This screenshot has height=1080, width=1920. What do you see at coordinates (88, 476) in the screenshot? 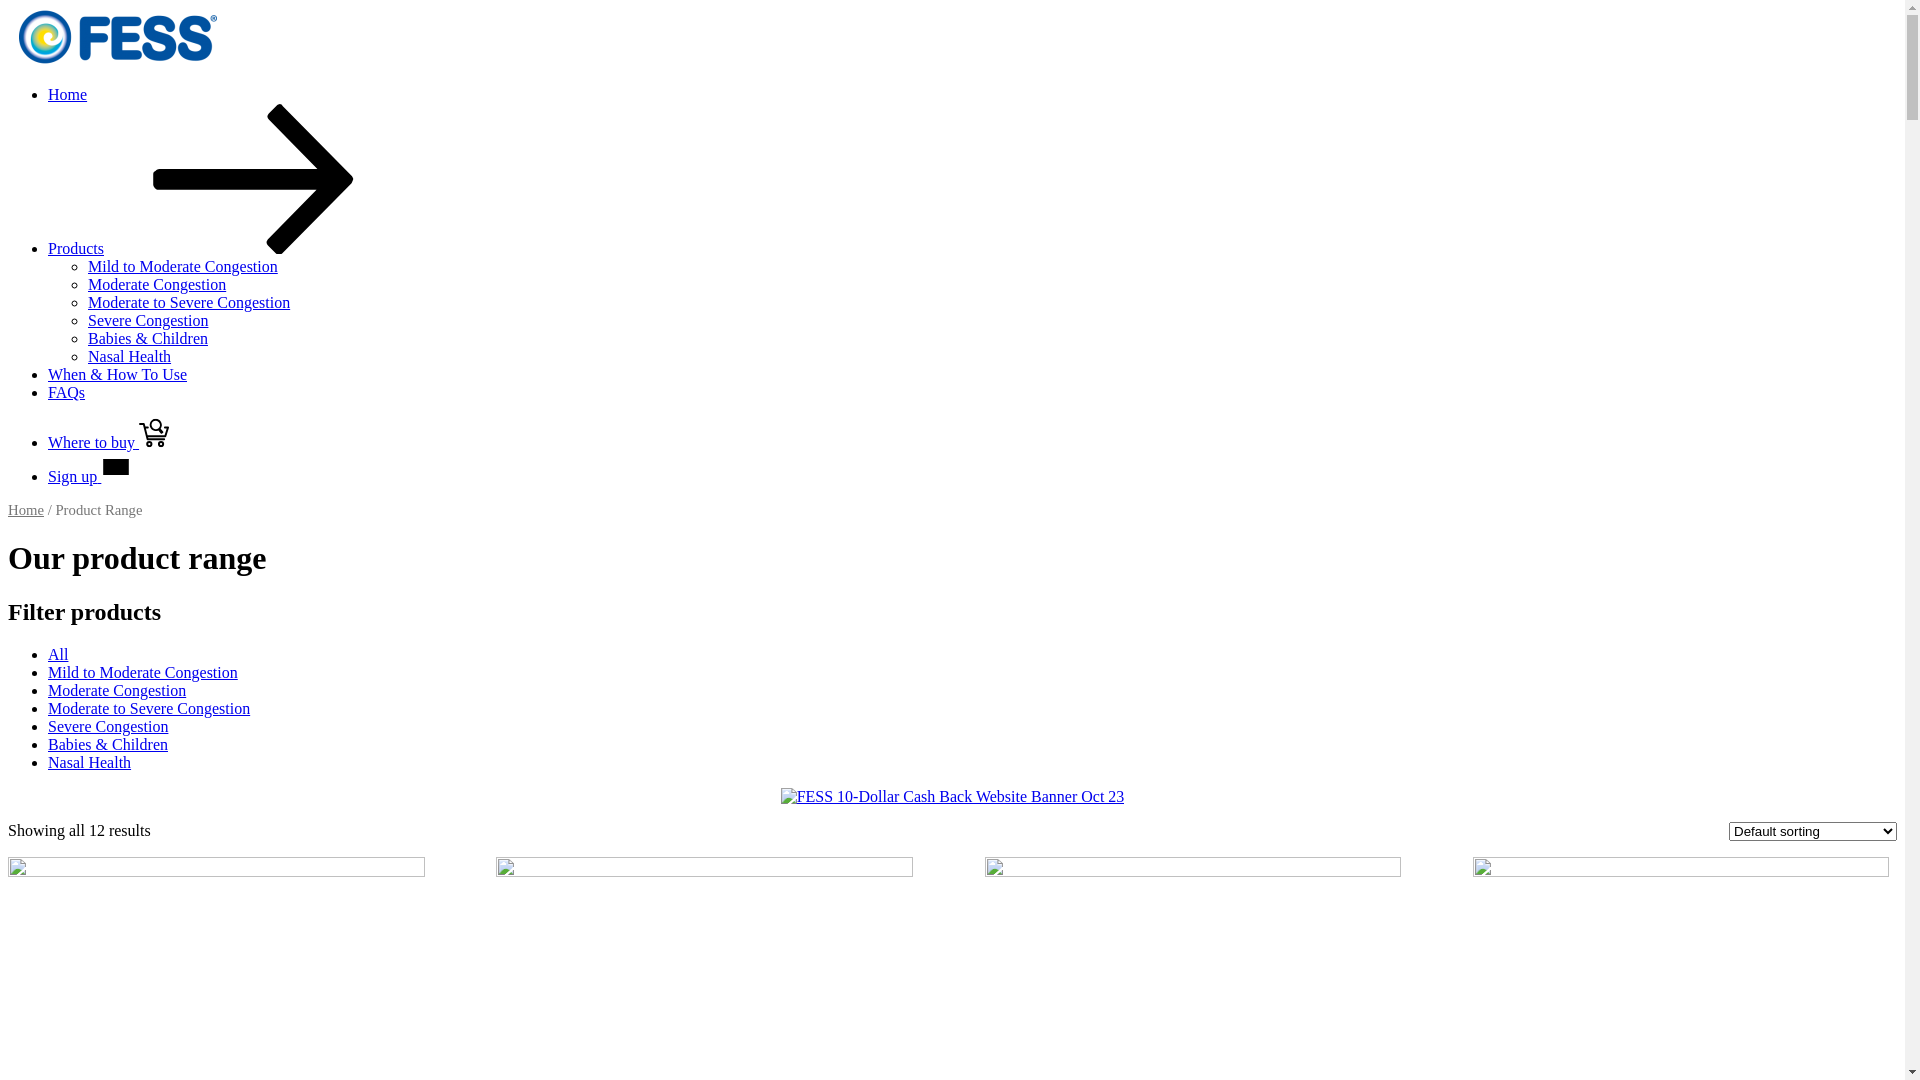
I see `'Sign up'` at bounding box center [88, 476].